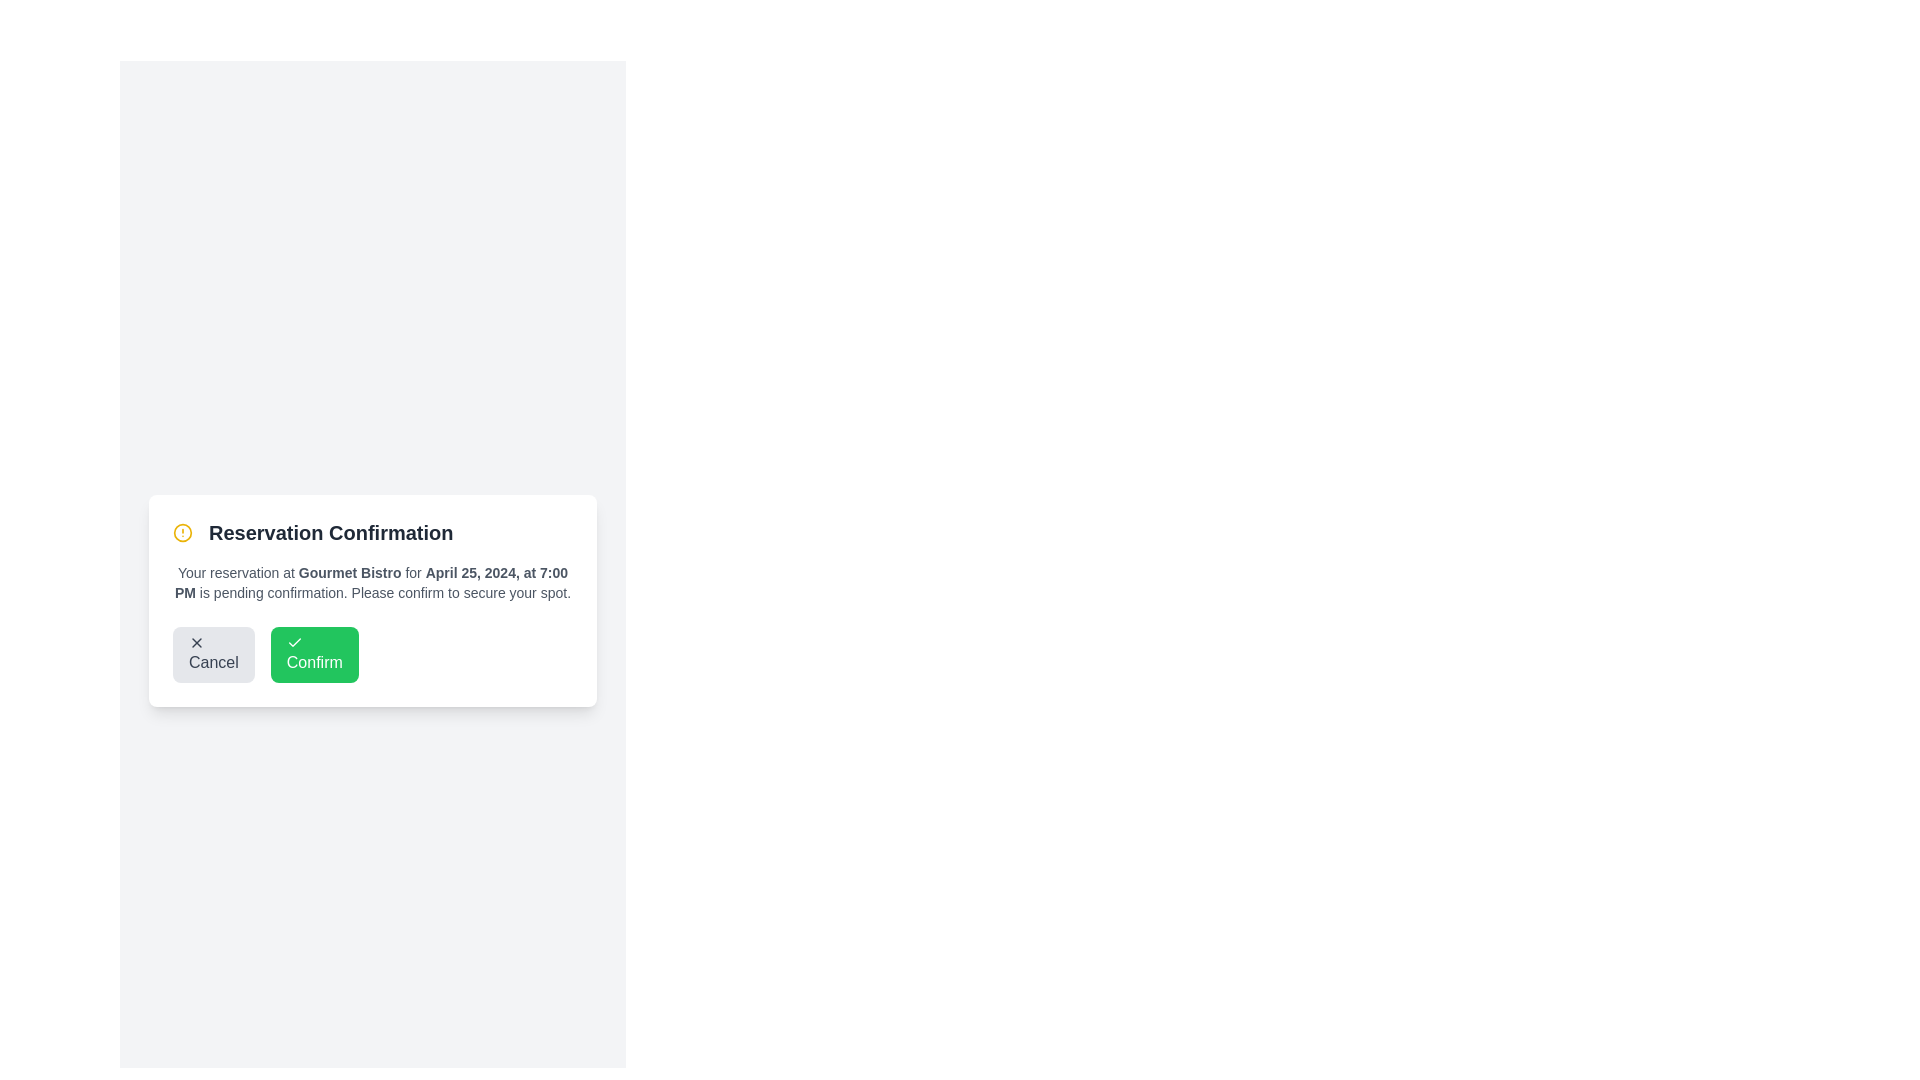  I want to click on the green 'Confirm' button with a checkmark icon to confirm the action, so click(313, 655).